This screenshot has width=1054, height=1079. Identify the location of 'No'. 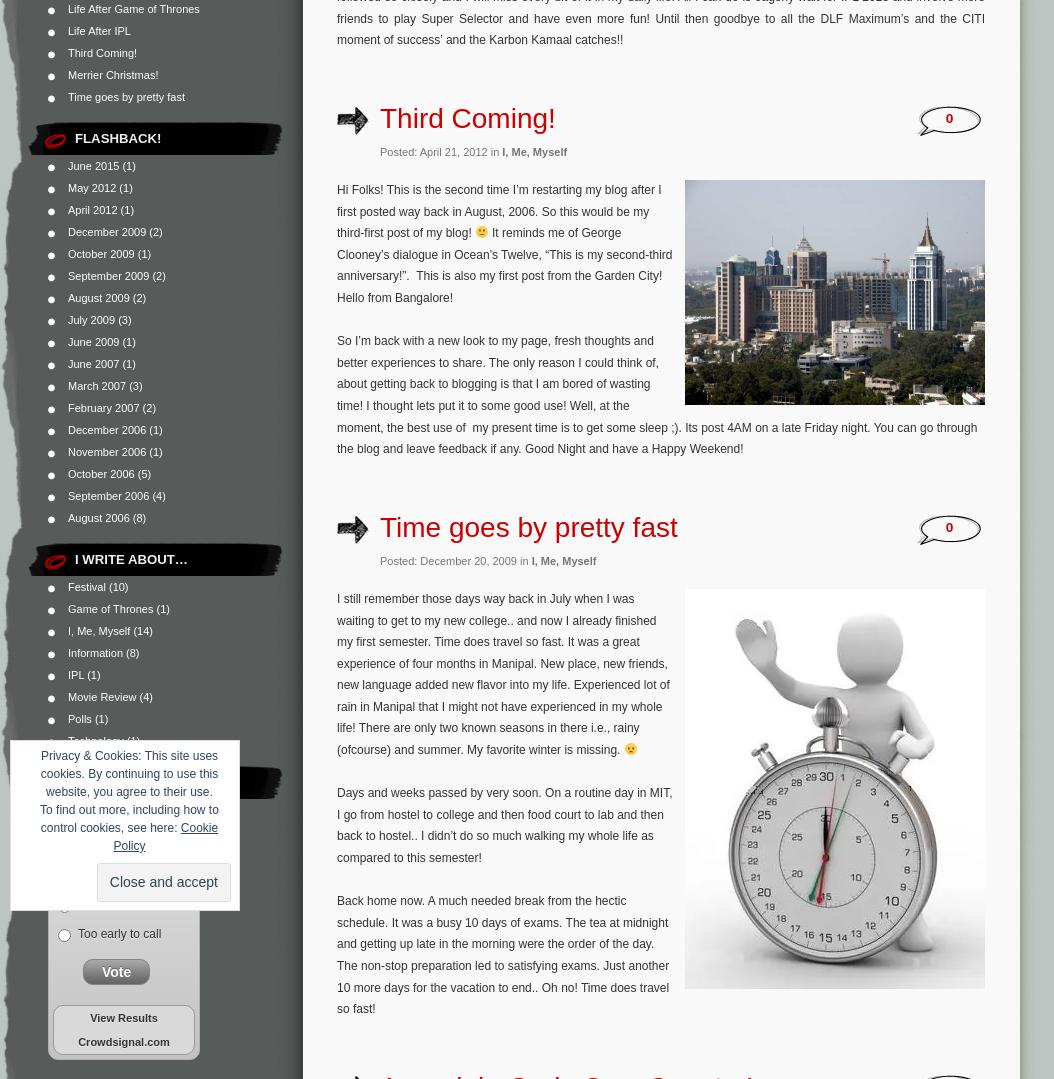
(84, 903).